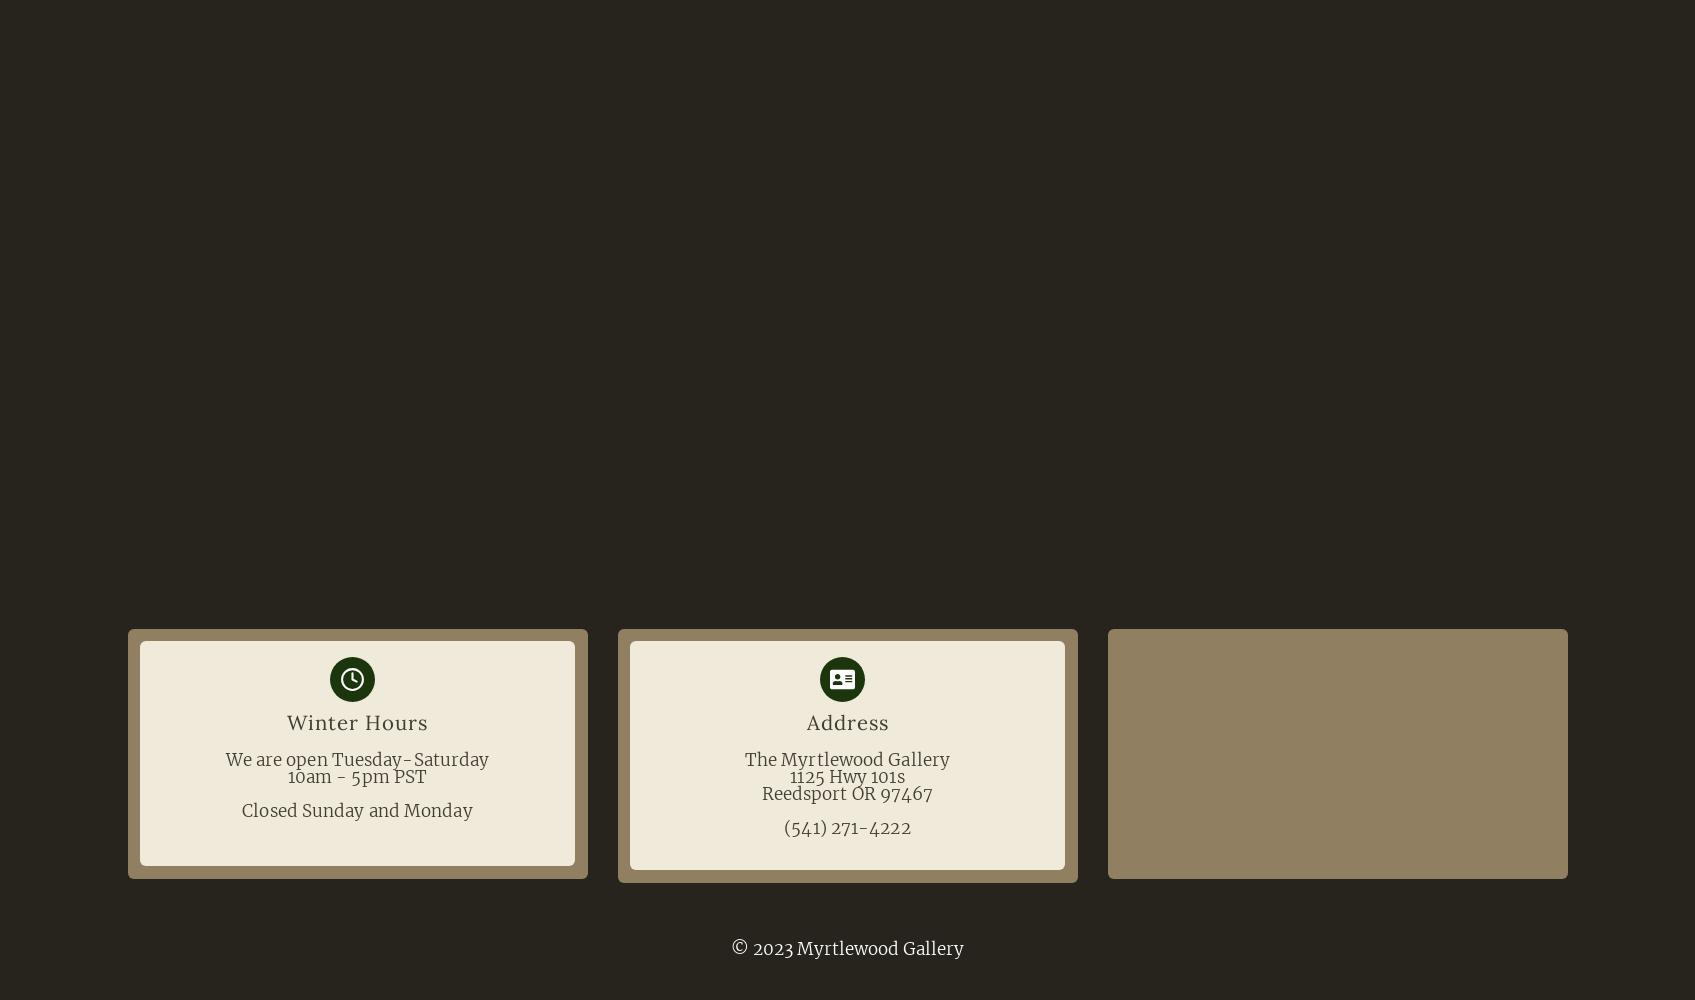 This screenshot has width=1695, height=1000. What do you see at coordinates (846, 827) in the screenshot?
I see `'(541) 271-4222'` at bounding box center [846, 827].